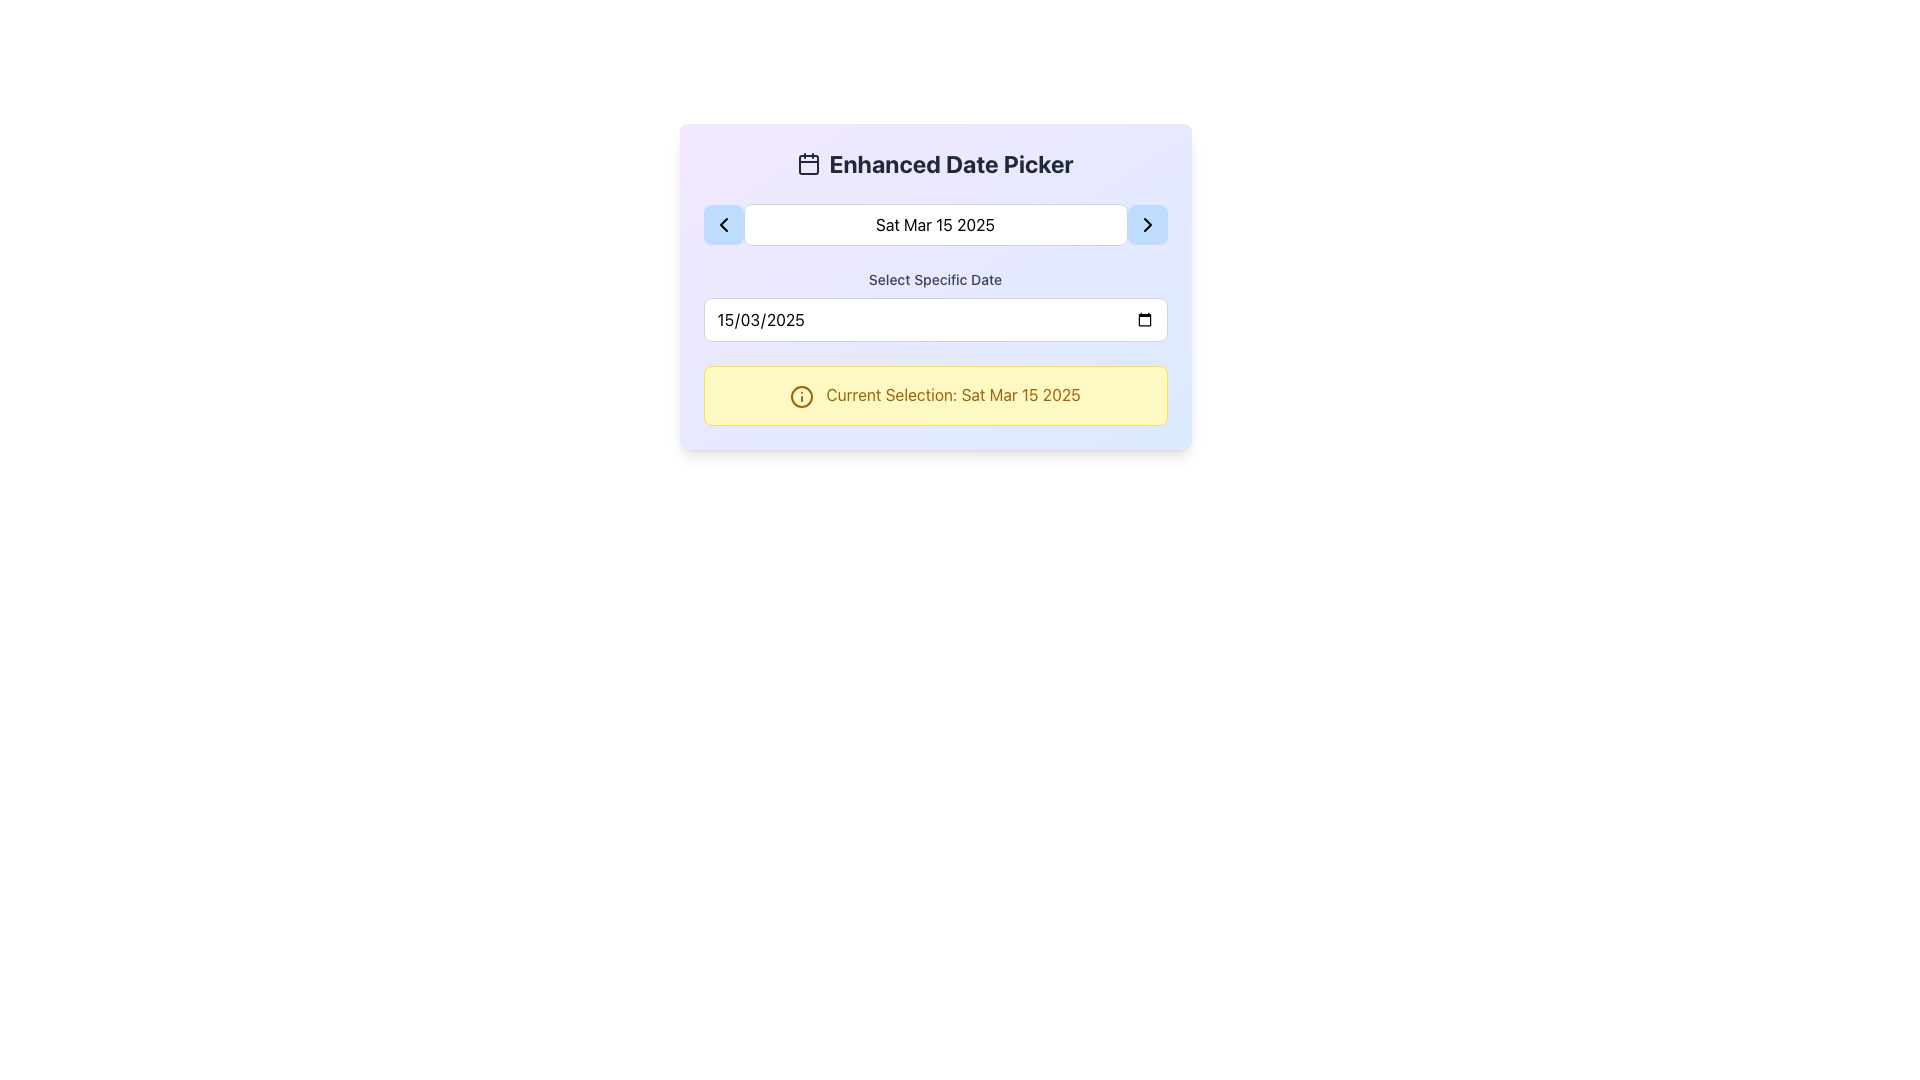 The width and height of the screenshot is (1920, 1080). I want to click on the calendar icon SVG graphic located to the left of the 'Enhanced Date Picker' header text, so click(809, 163).